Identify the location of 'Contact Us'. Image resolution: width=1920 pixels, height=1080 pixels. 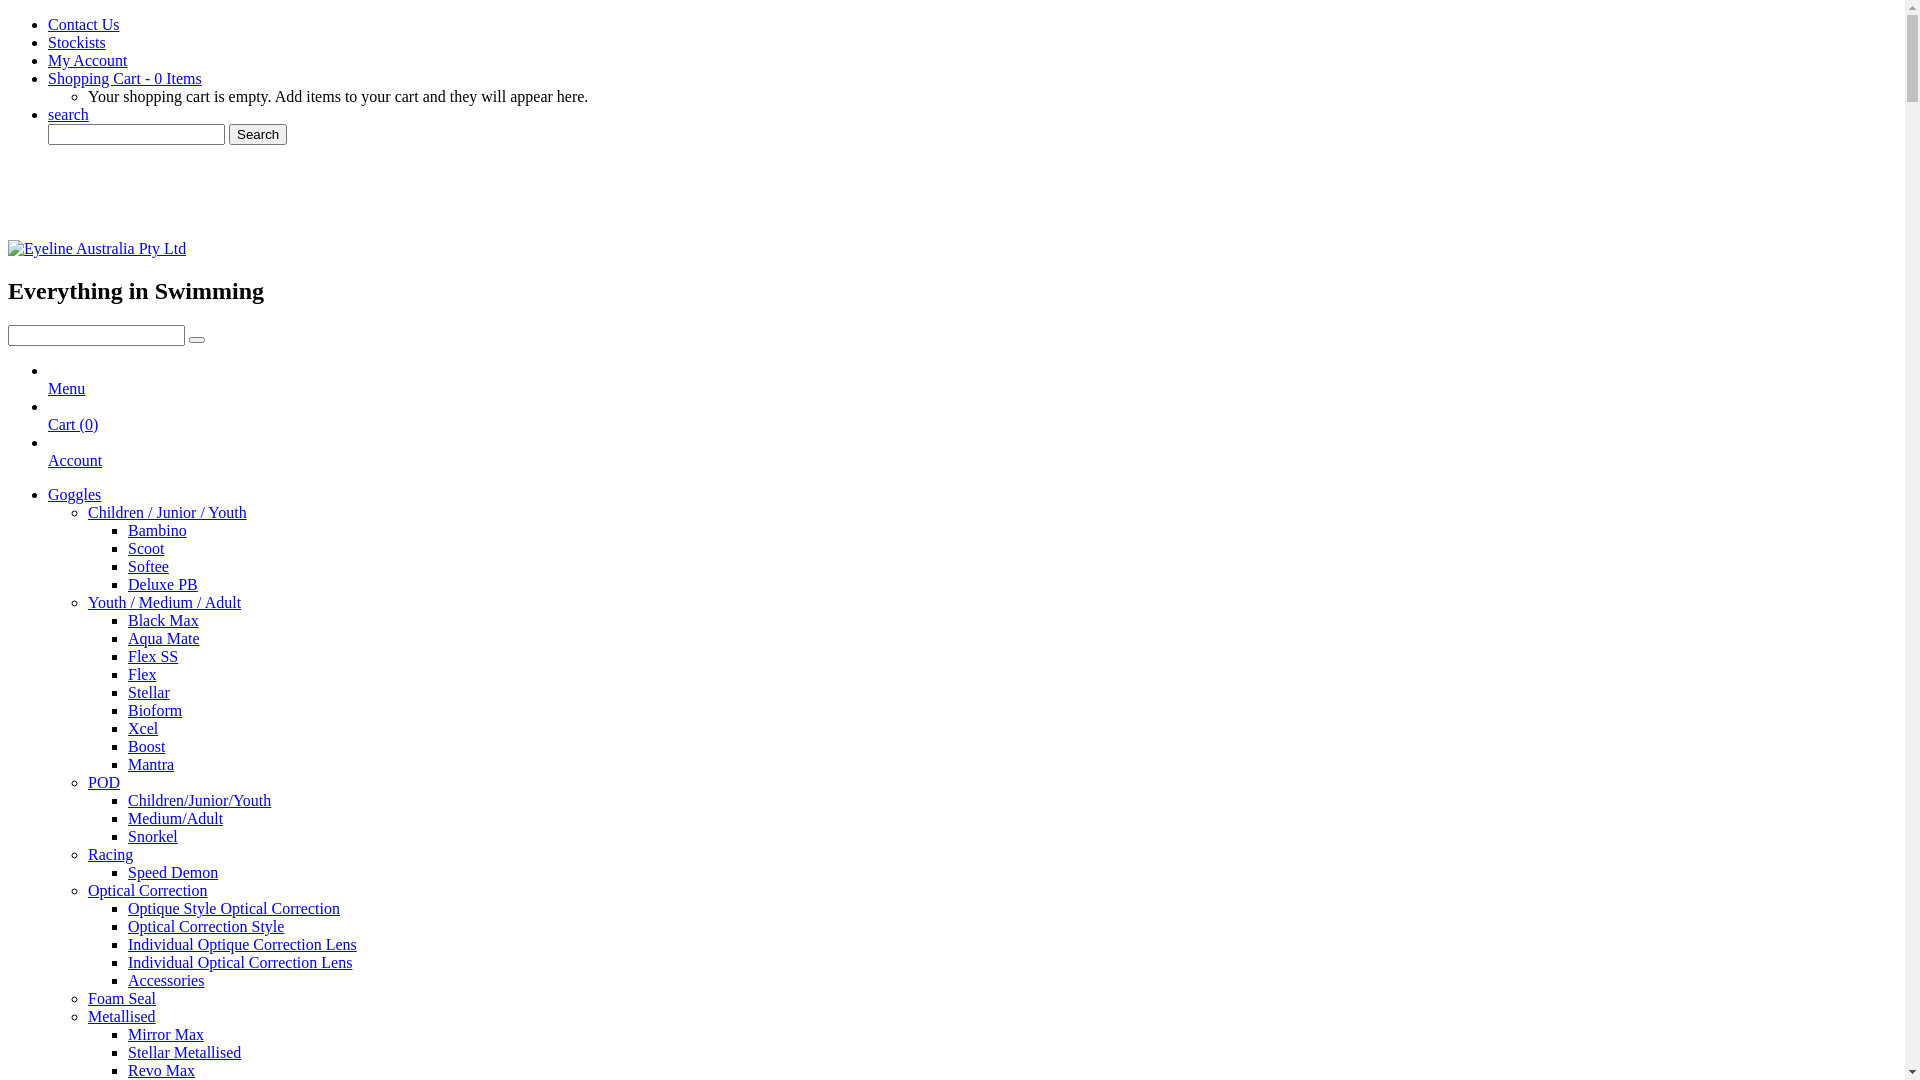
(48, 24).